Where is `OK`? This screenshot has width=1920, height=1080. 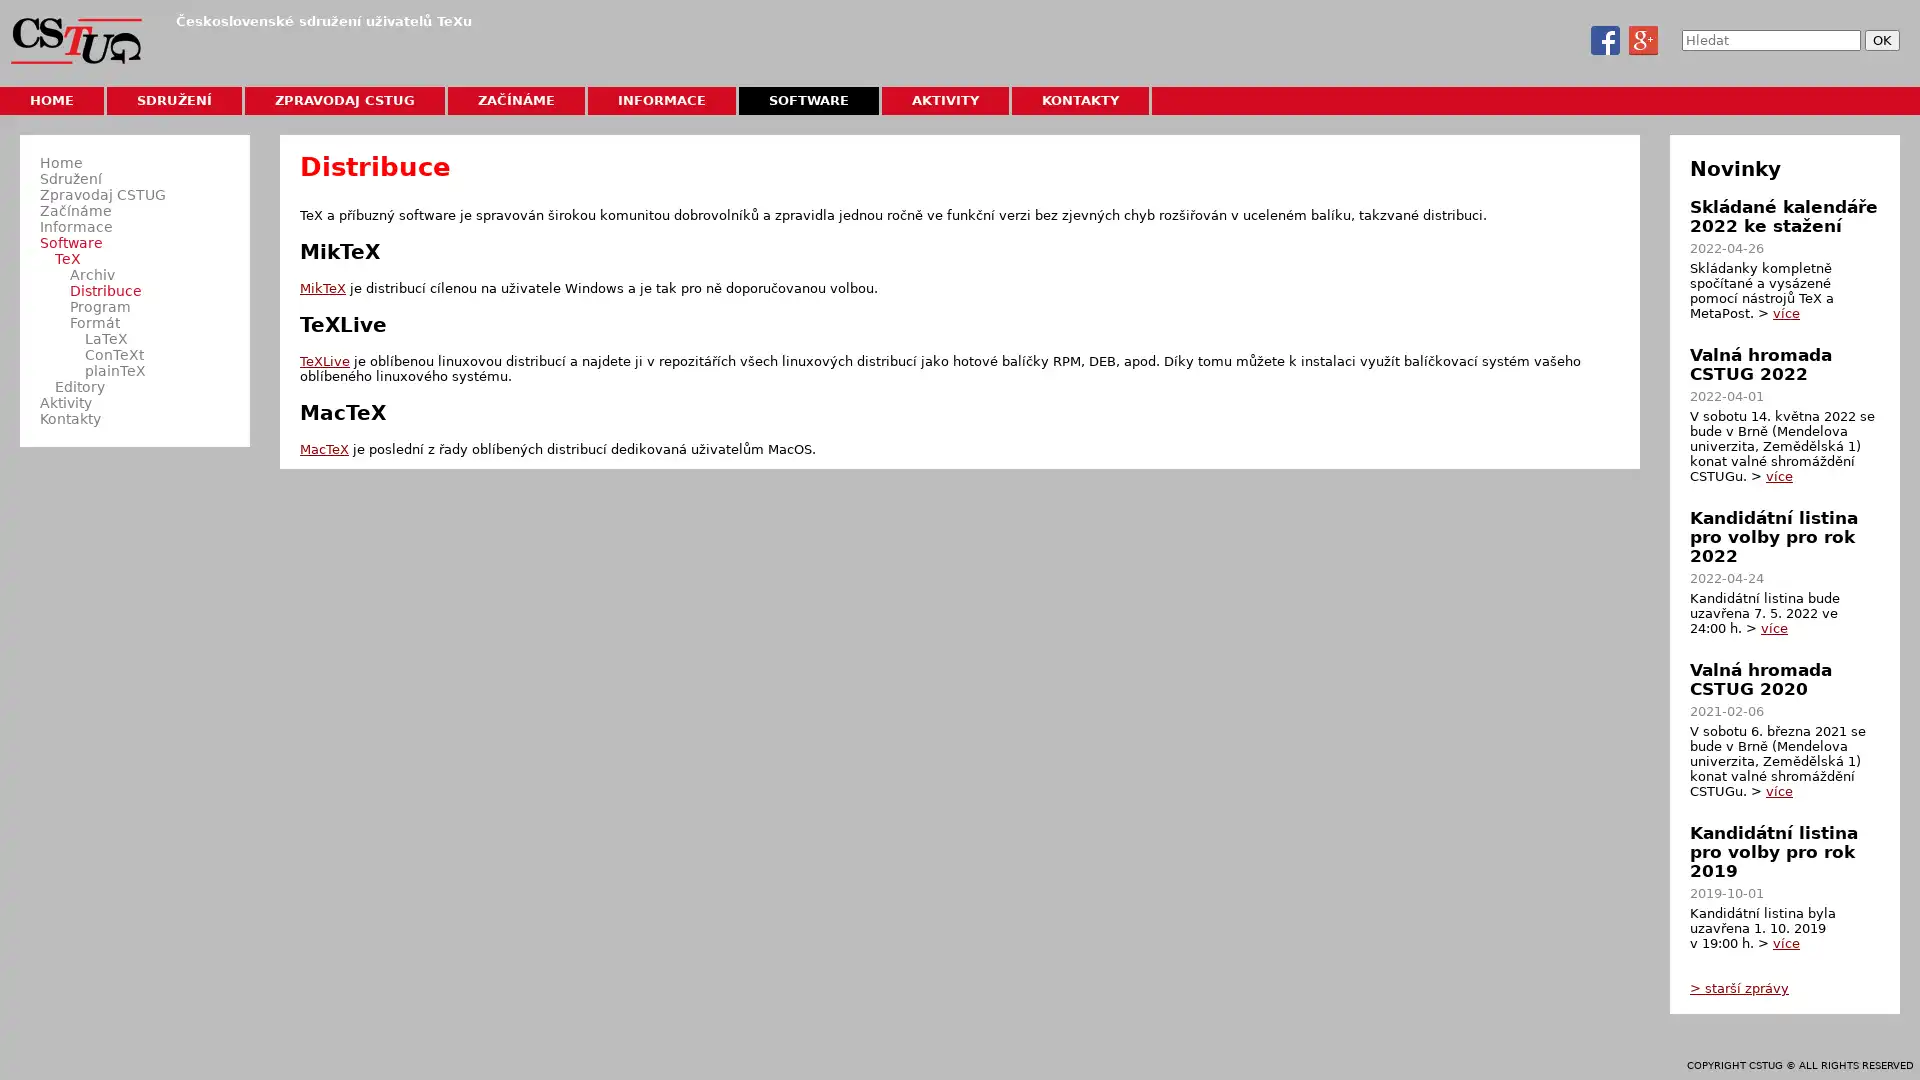 OK is located at coordinates (1881, 40).